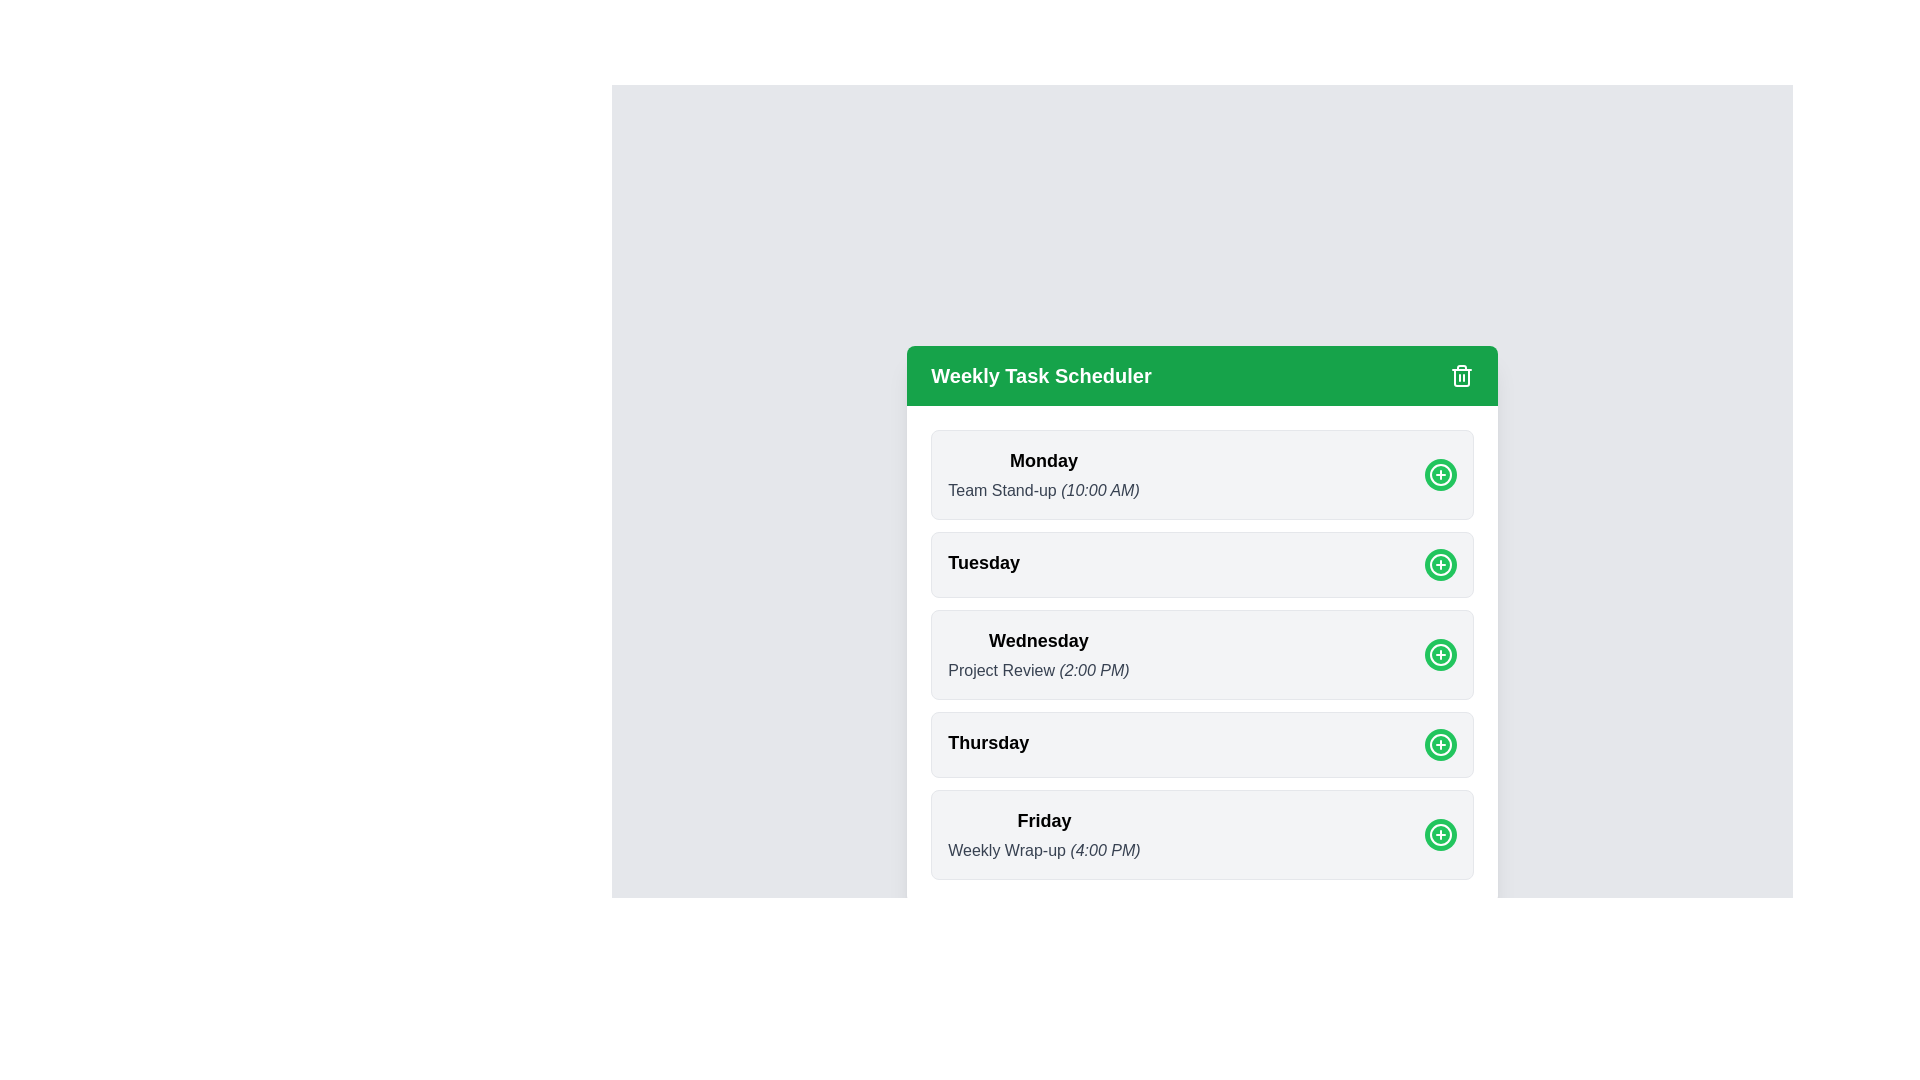 This screenshot has height=1080, width=1920. What do you see at coordinates (1201, 834) in the screenshot?
I see `the section corresponding to Friday to observe the shadow effect` at bounding box center [1201, 834].